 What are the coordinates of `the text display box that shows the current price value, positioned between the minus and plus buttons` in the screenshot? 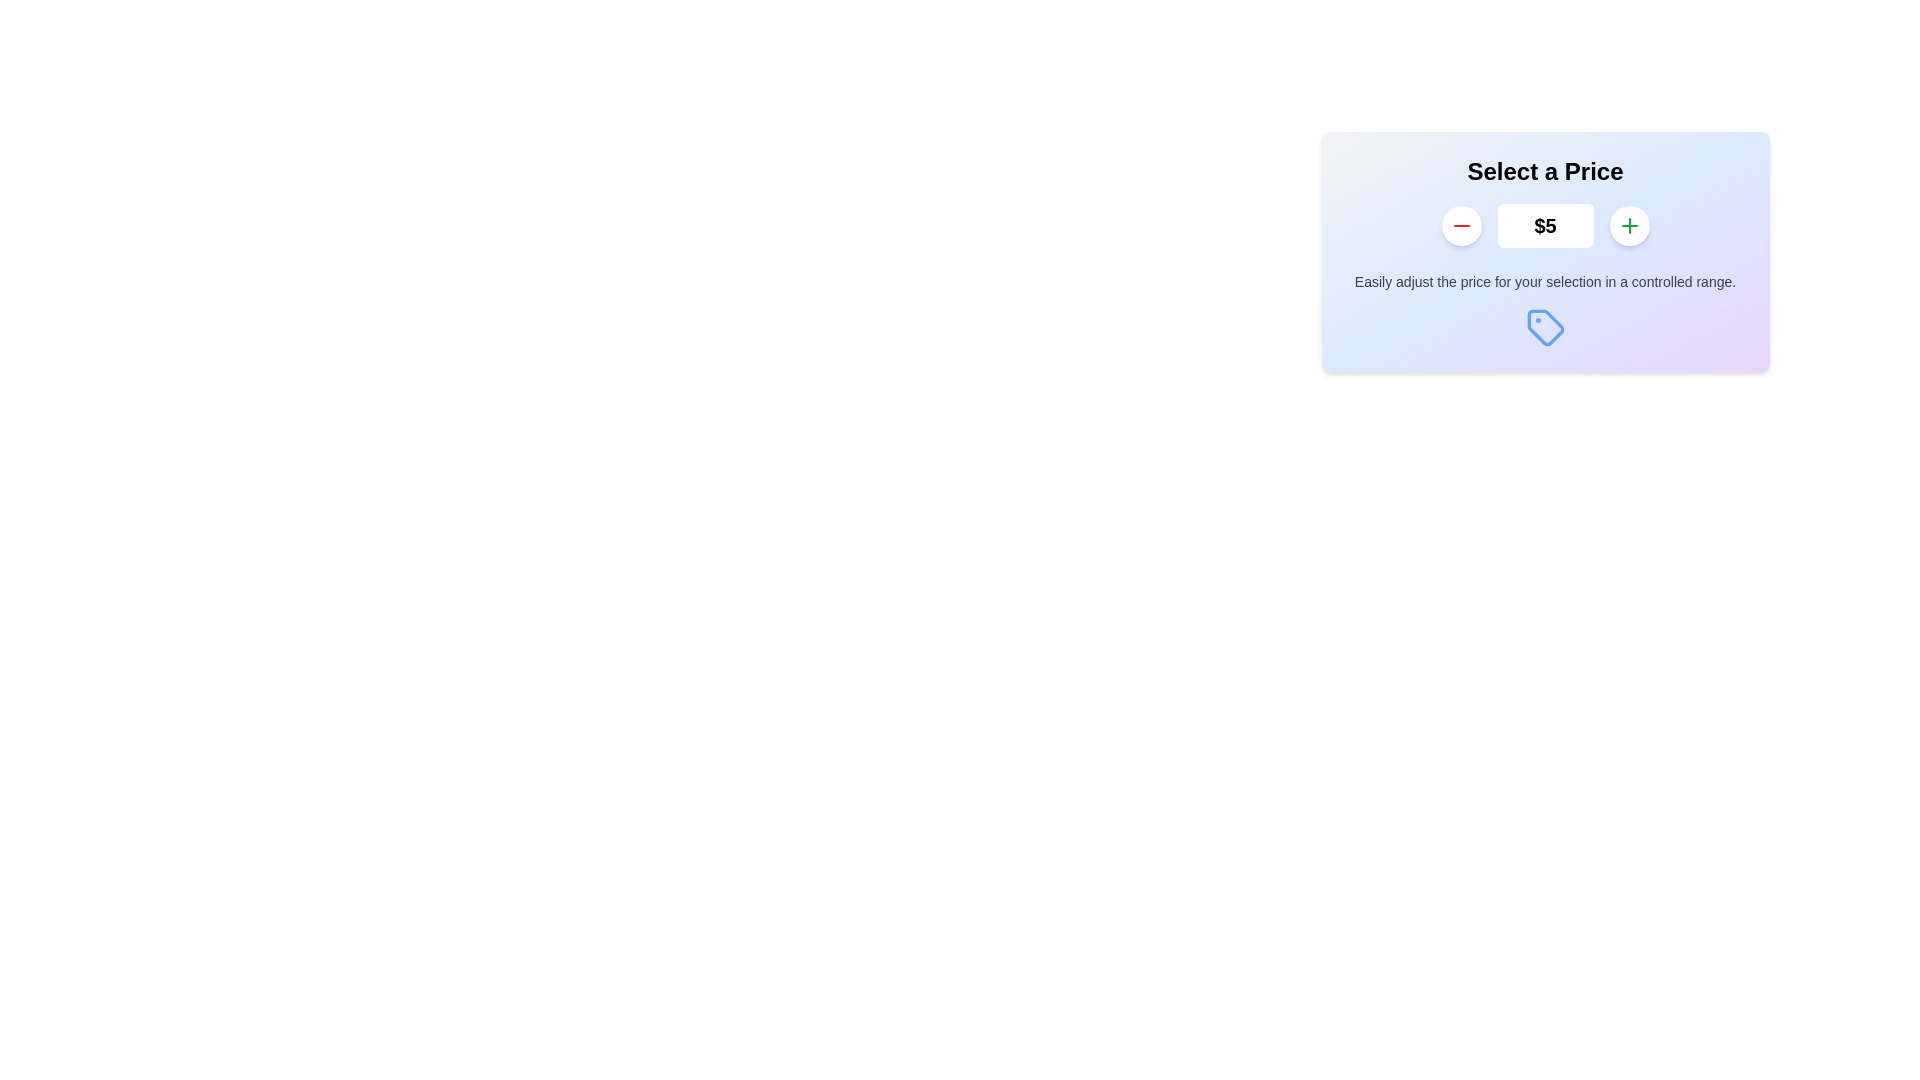 It's located at (1544, 225).